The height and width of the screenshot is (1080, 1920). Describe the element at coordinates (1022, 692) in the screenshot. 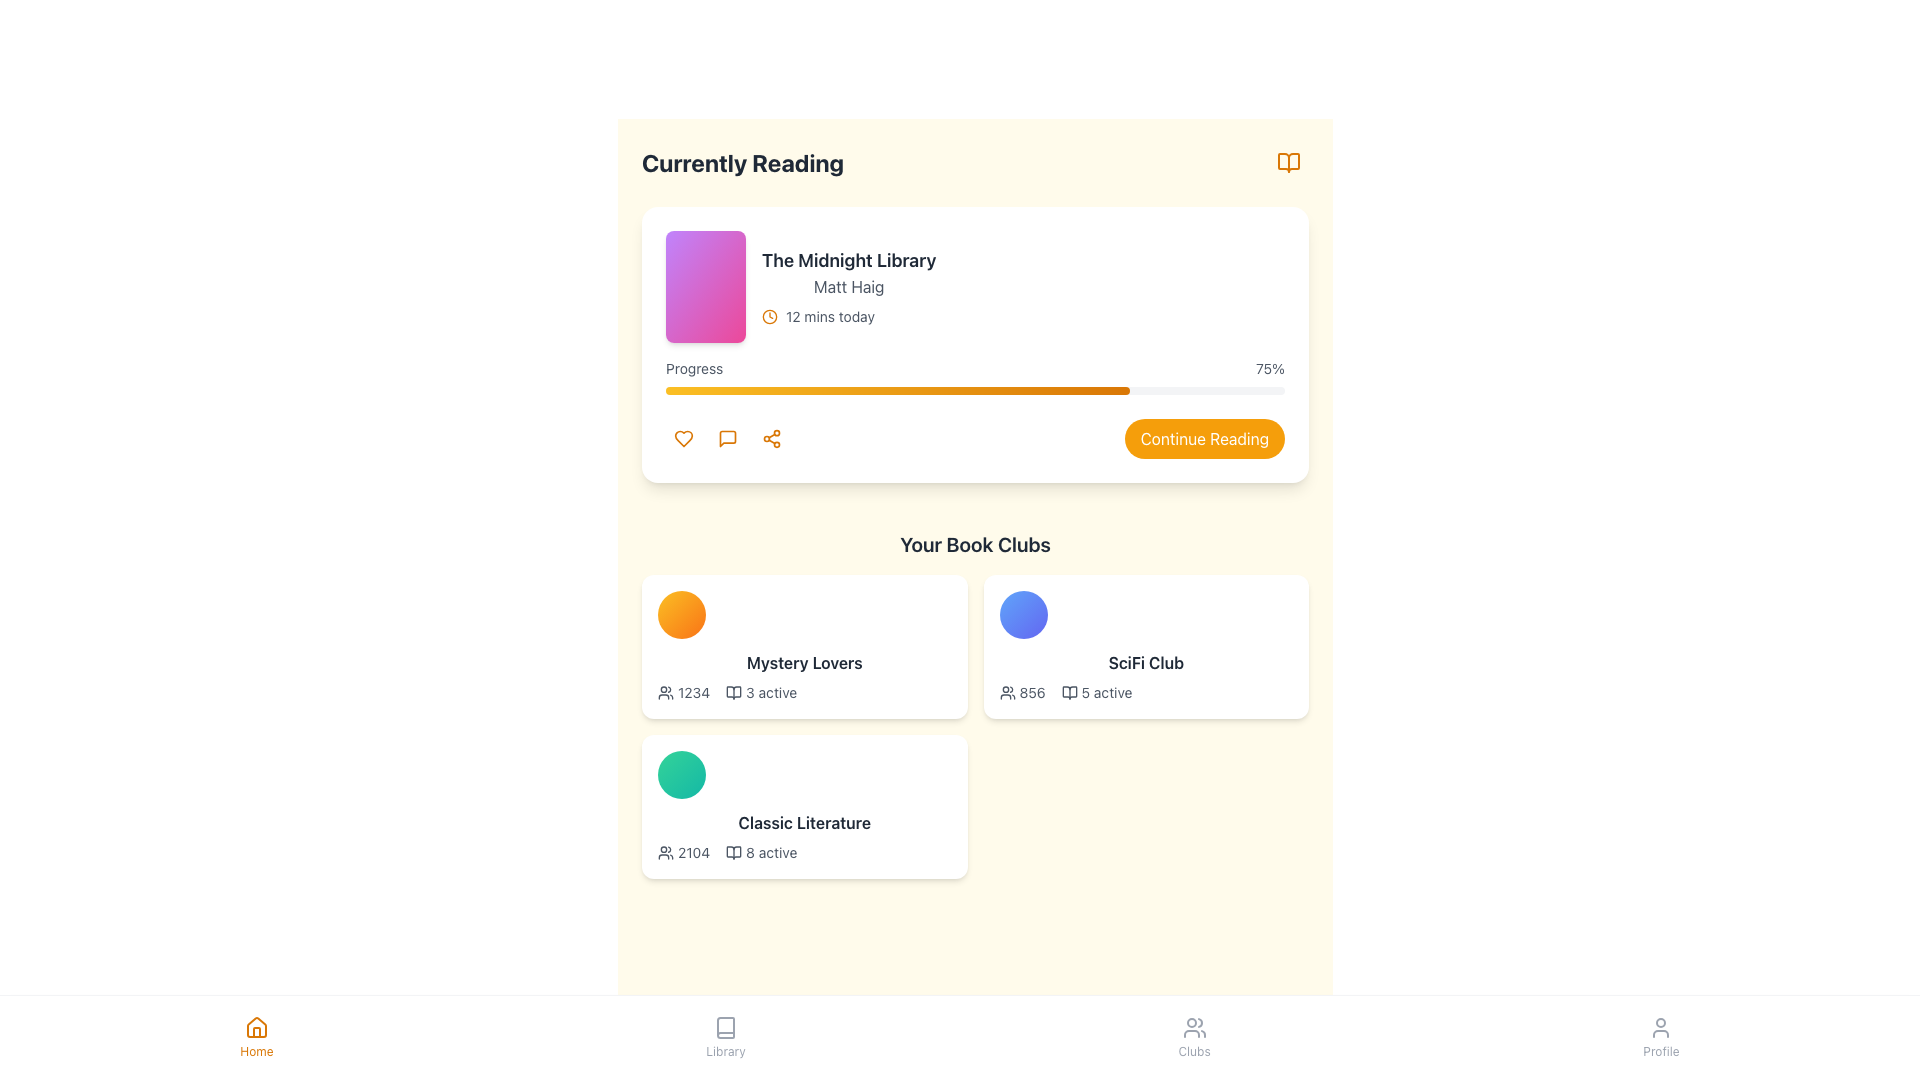

I see `the number indicator icon displaying the member count in the 'SciFi Club' card within the 'Your Book Clubs' section for additional details` at that location.